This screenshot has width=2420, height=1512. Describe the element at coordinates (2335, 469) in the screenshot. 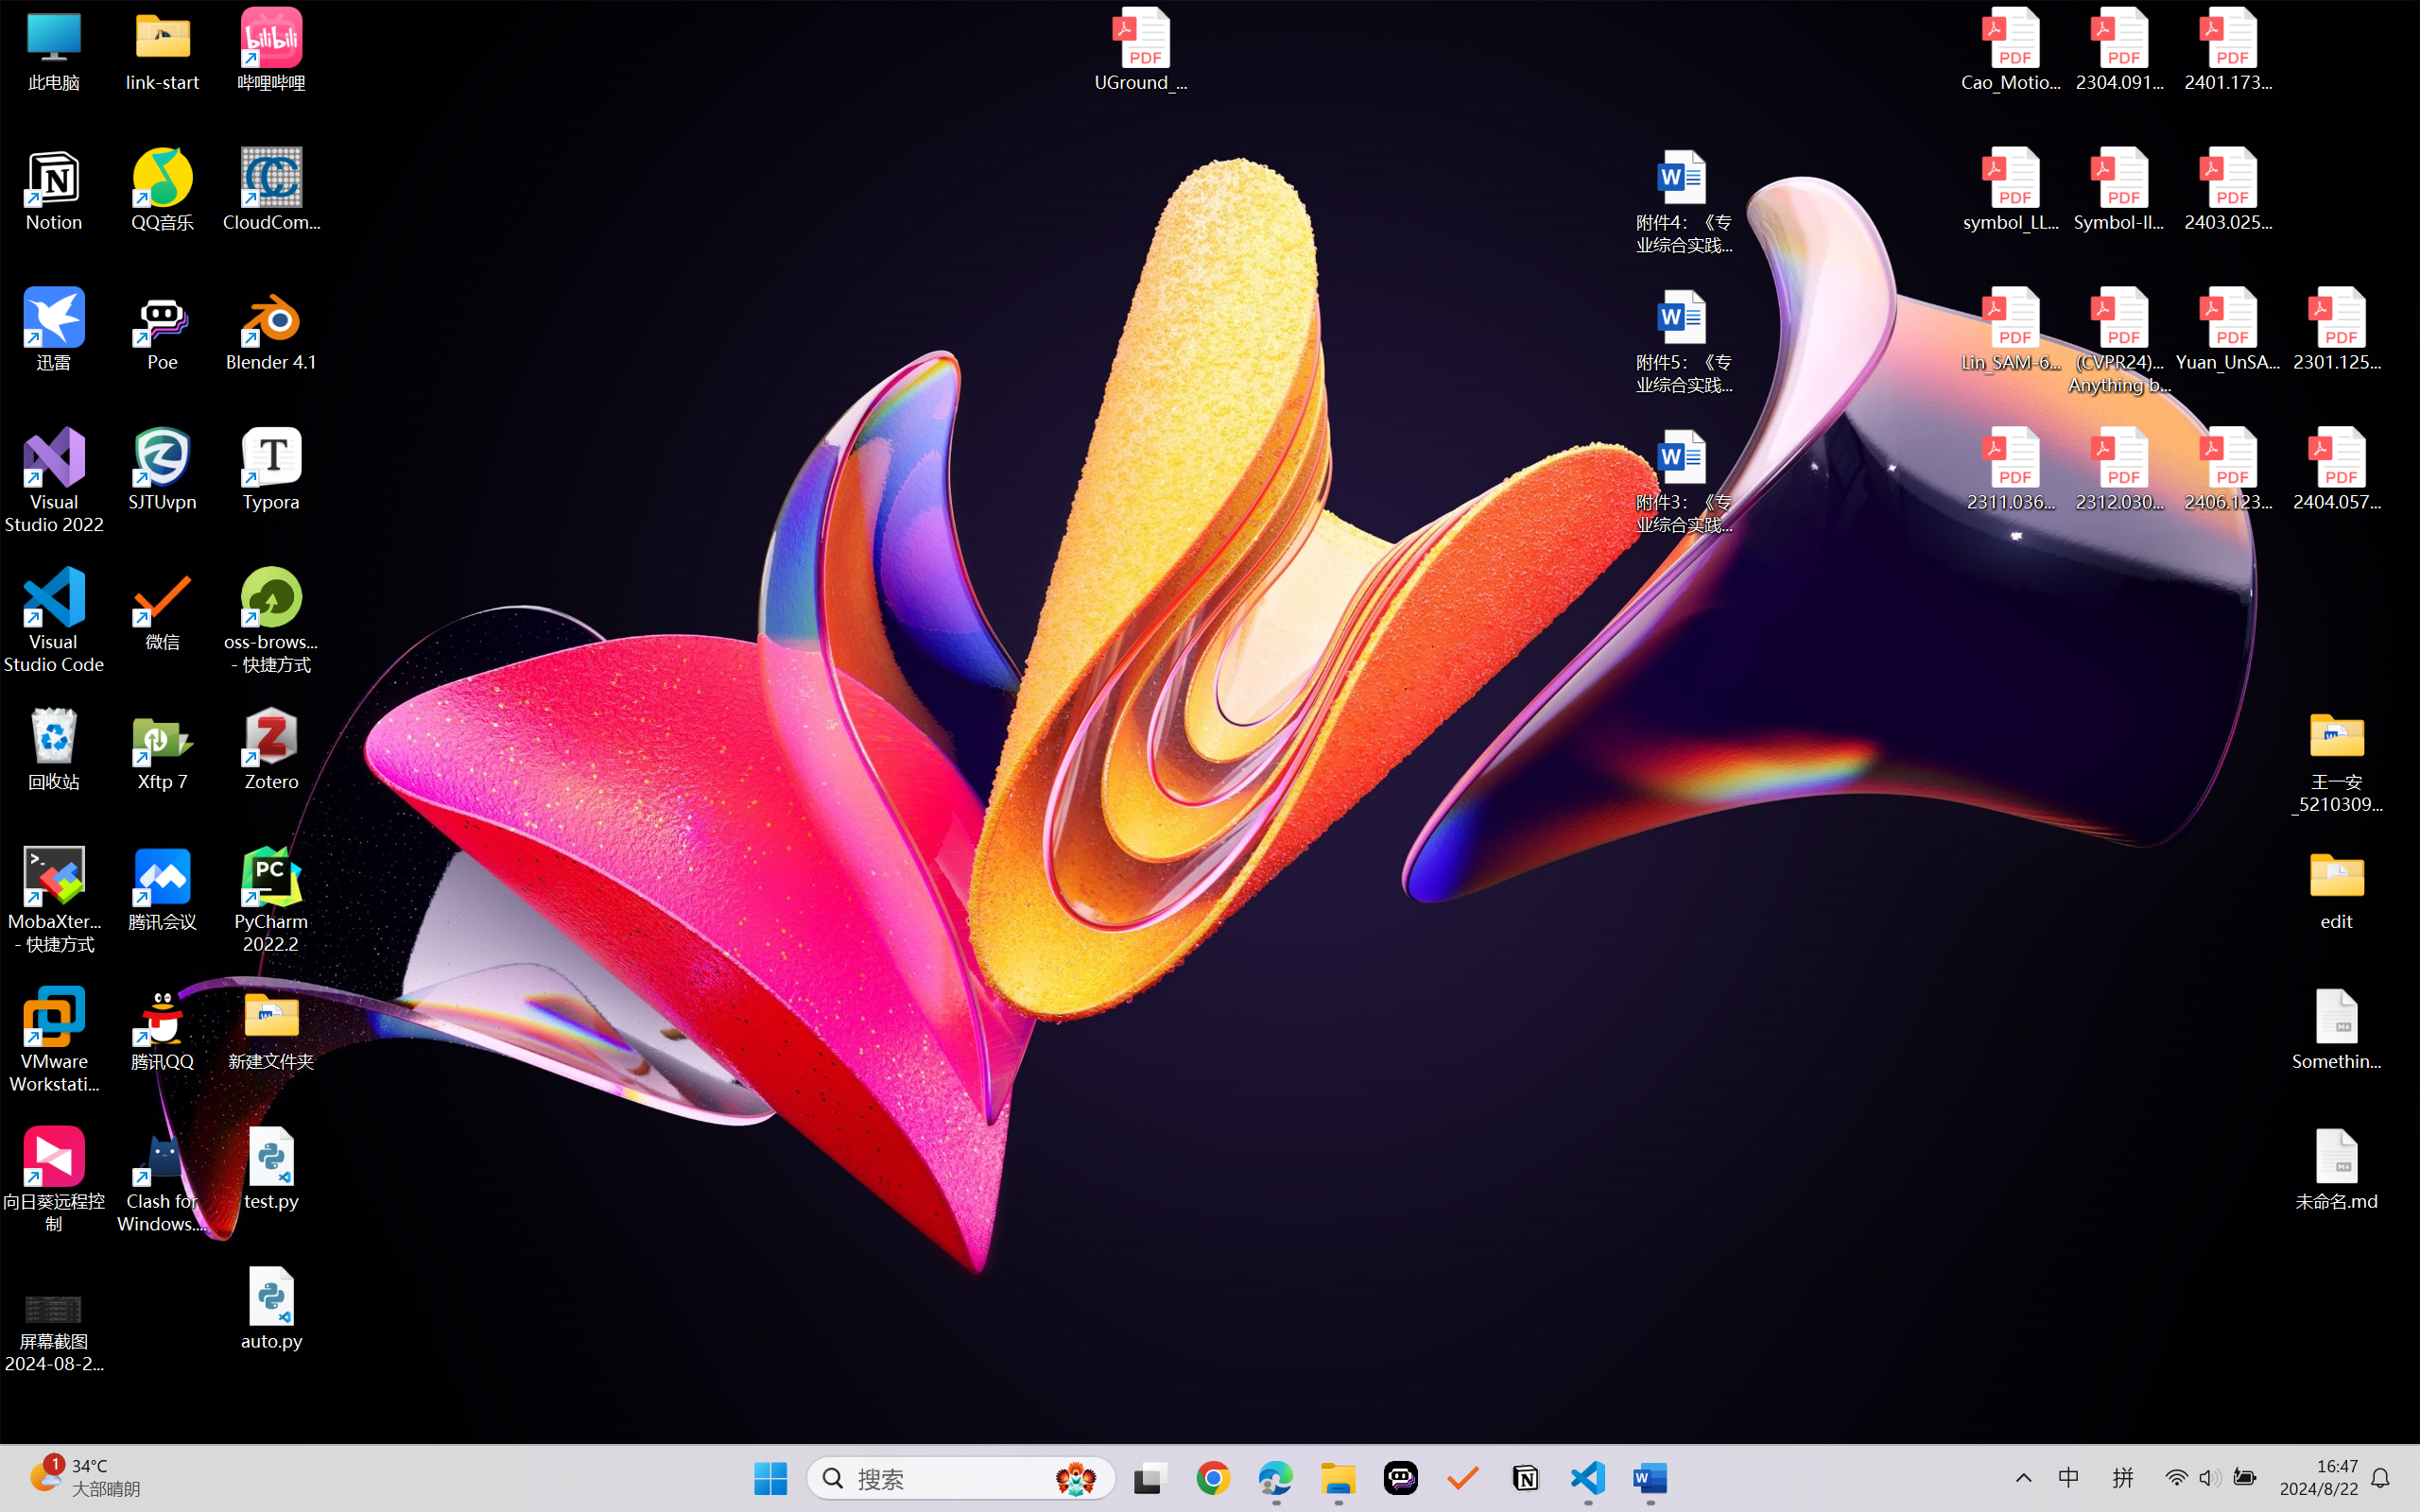

I see `'2404.05719v1.pdf'` at that location.